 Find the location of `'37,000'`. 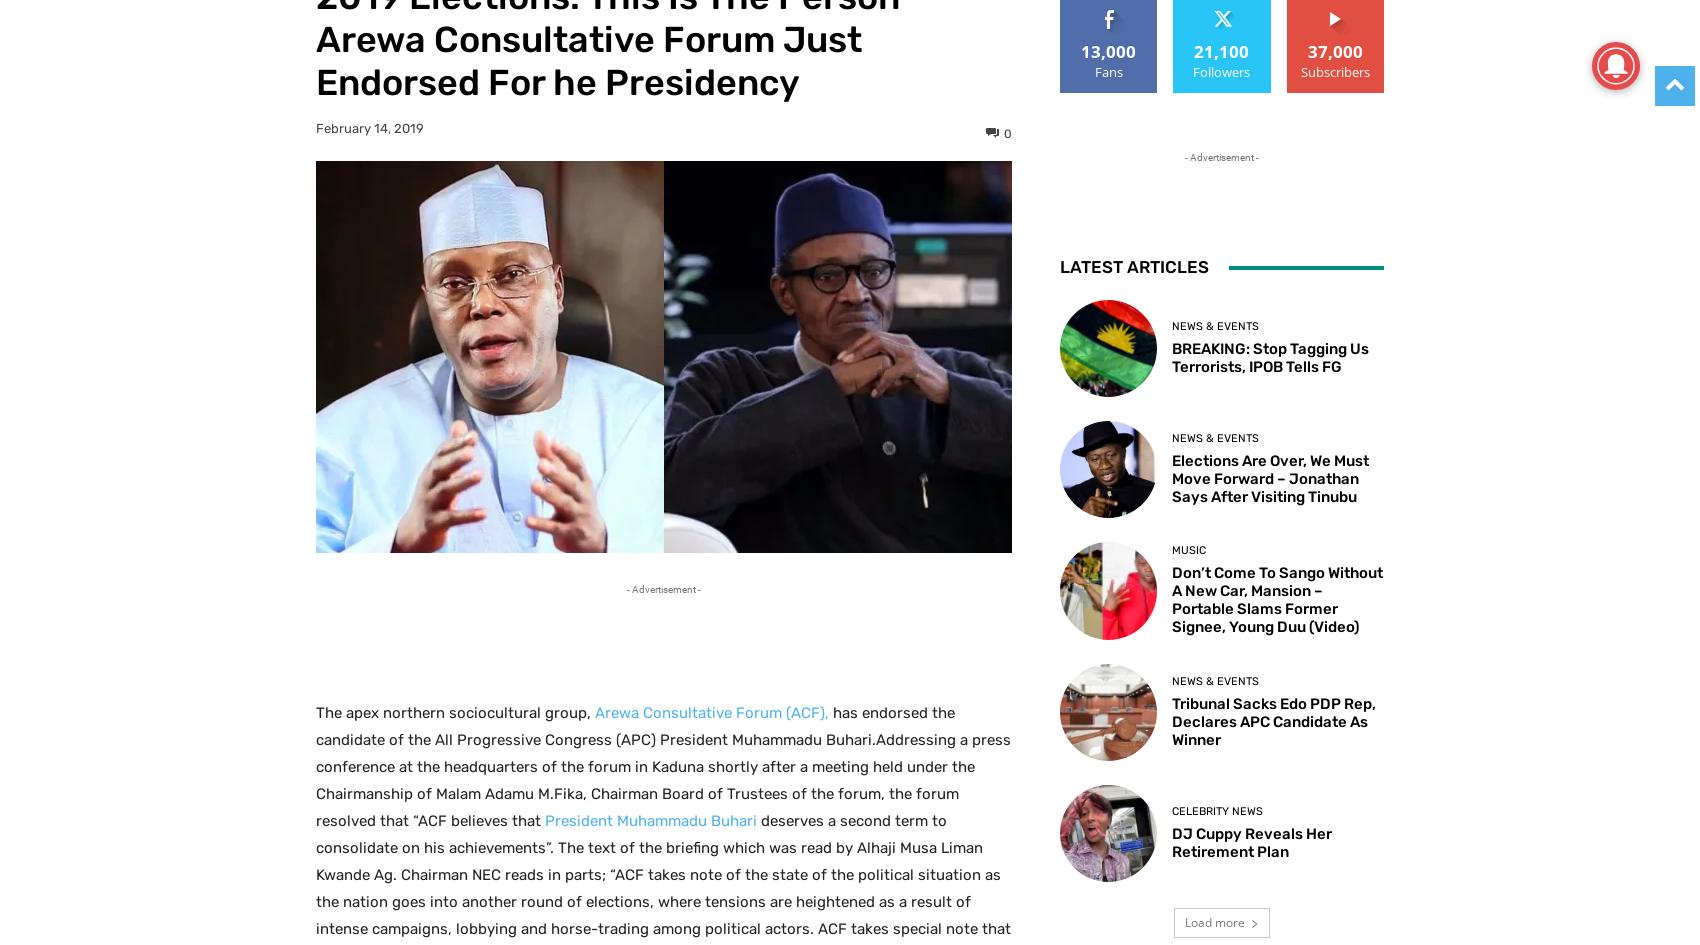

'37,000' is located at coordinates (1334, 51).